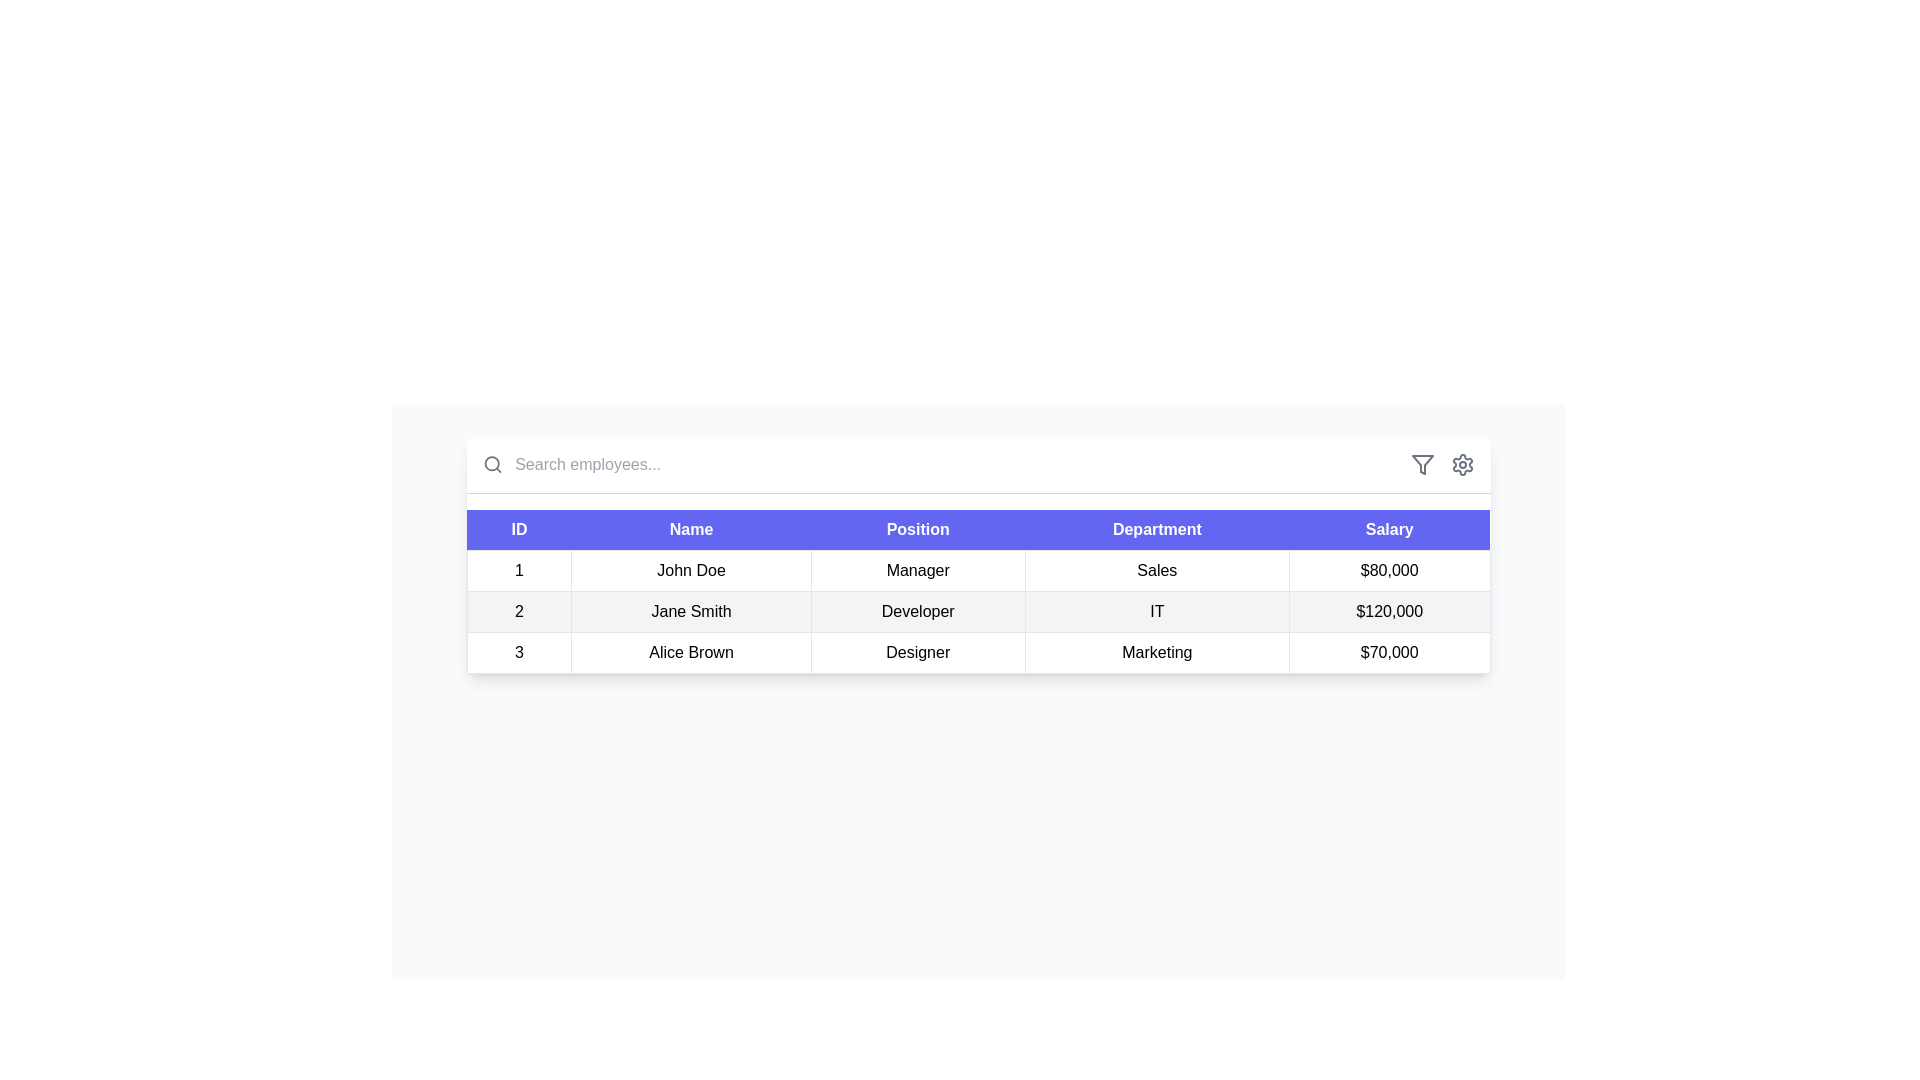 Image resolution: width=1920 pixels, height=1080 pixels. I want to click on the static text label displaying 'Developer' in the table for the employee 'Jane Smith', so click(917, 611).